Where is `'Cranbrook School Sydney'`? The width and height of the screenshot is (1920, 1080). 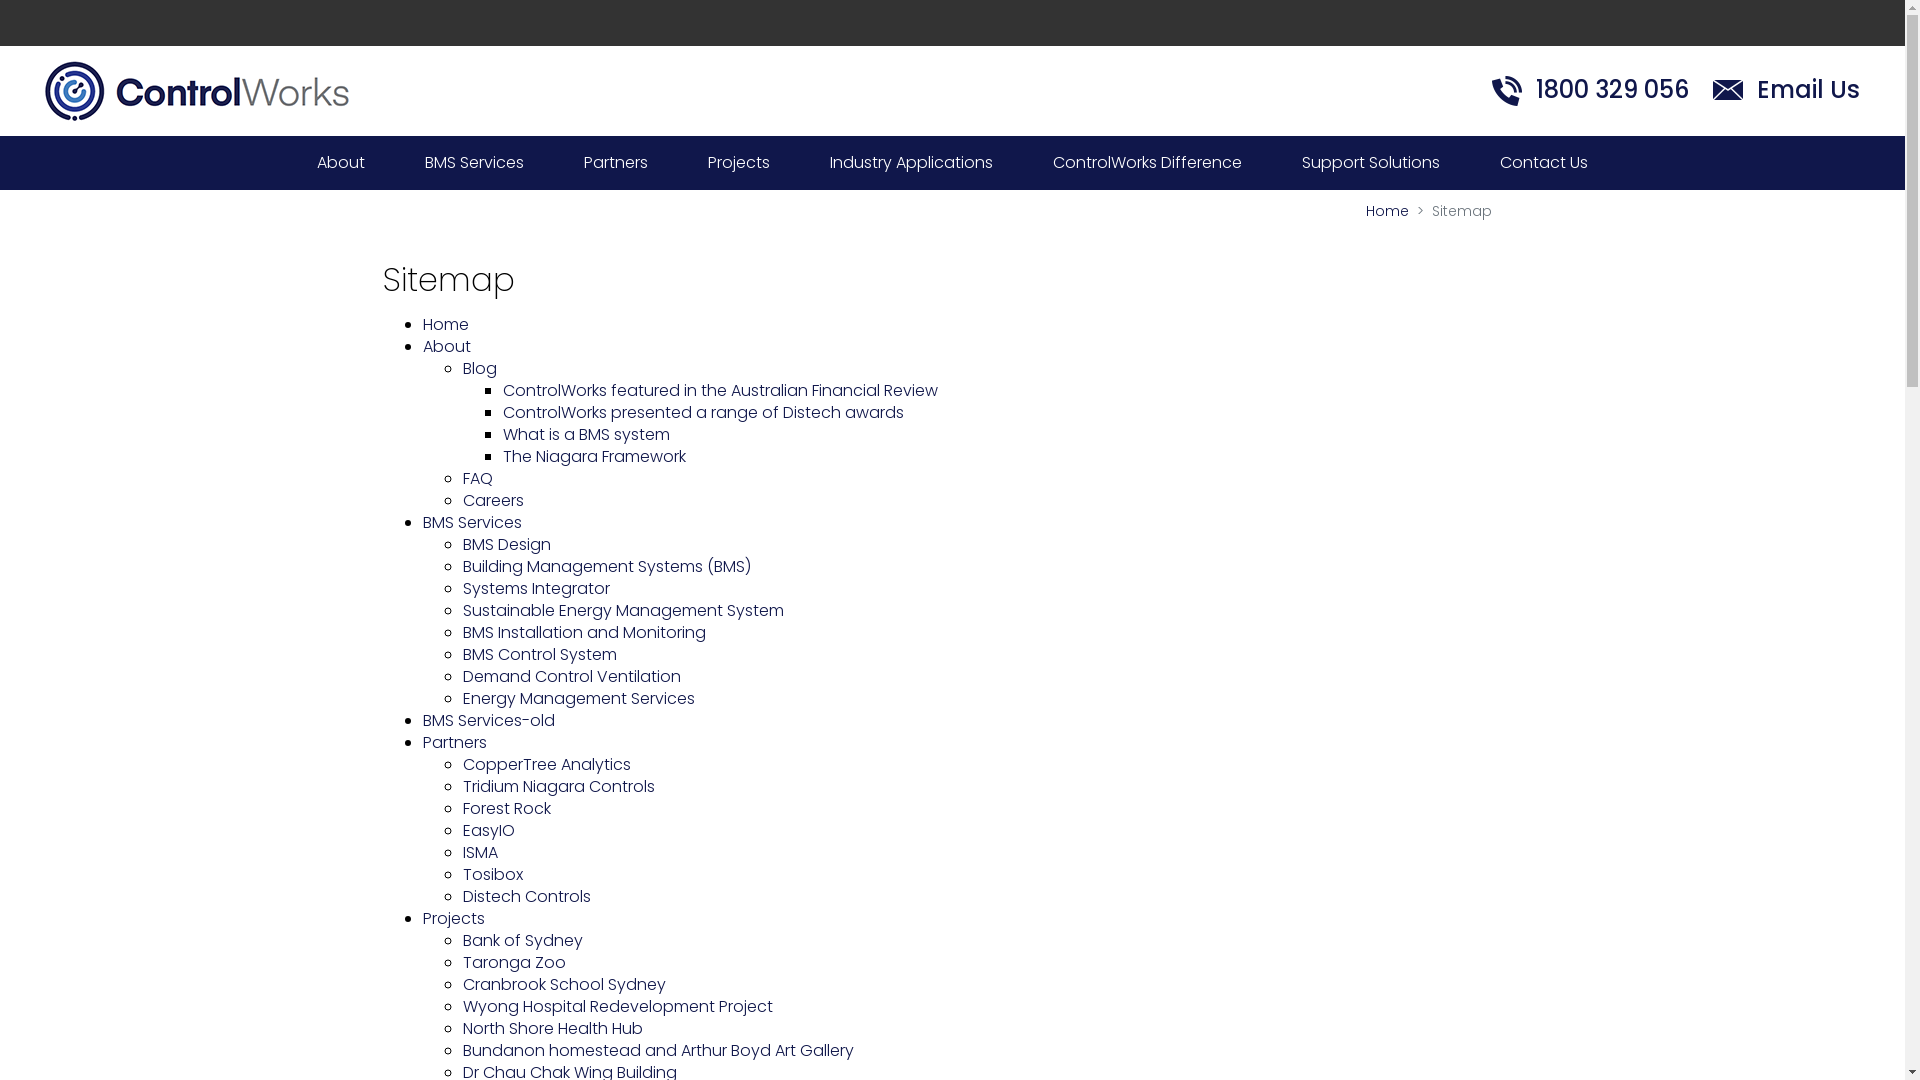
'Cranbrook School Sydney' is located at coordinates (562, 983).